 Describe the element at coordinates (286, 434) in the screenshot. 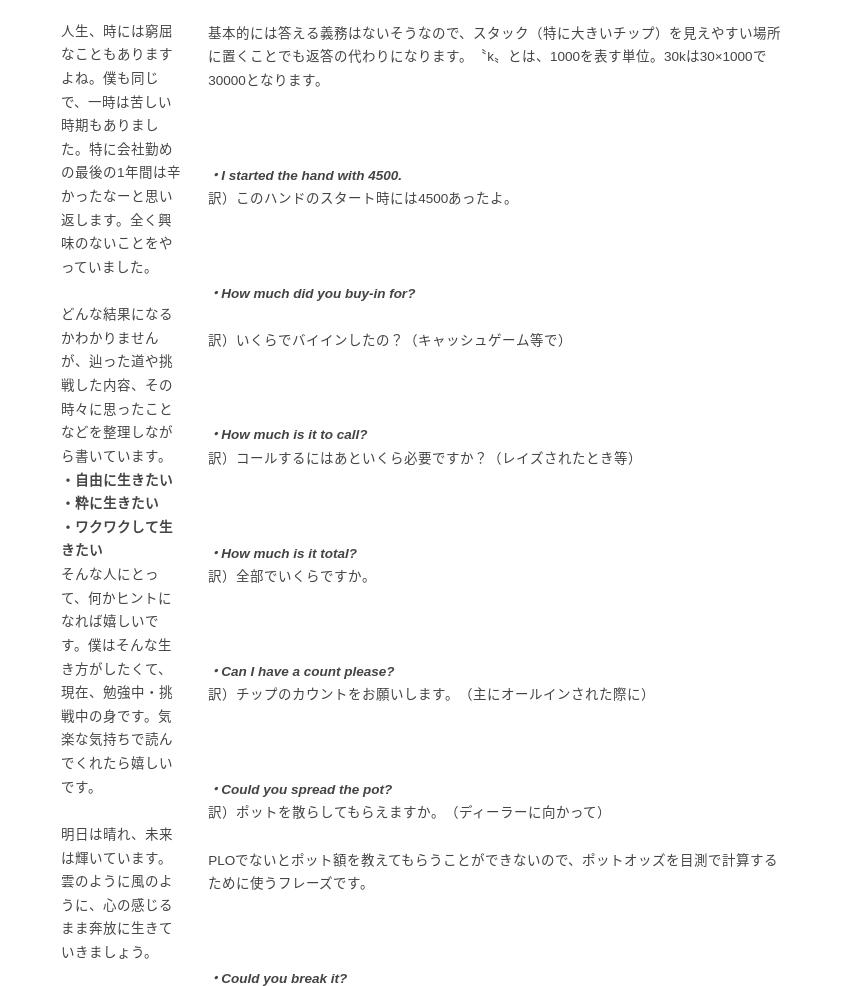

I see `'・How much is it to call?'` at that location.